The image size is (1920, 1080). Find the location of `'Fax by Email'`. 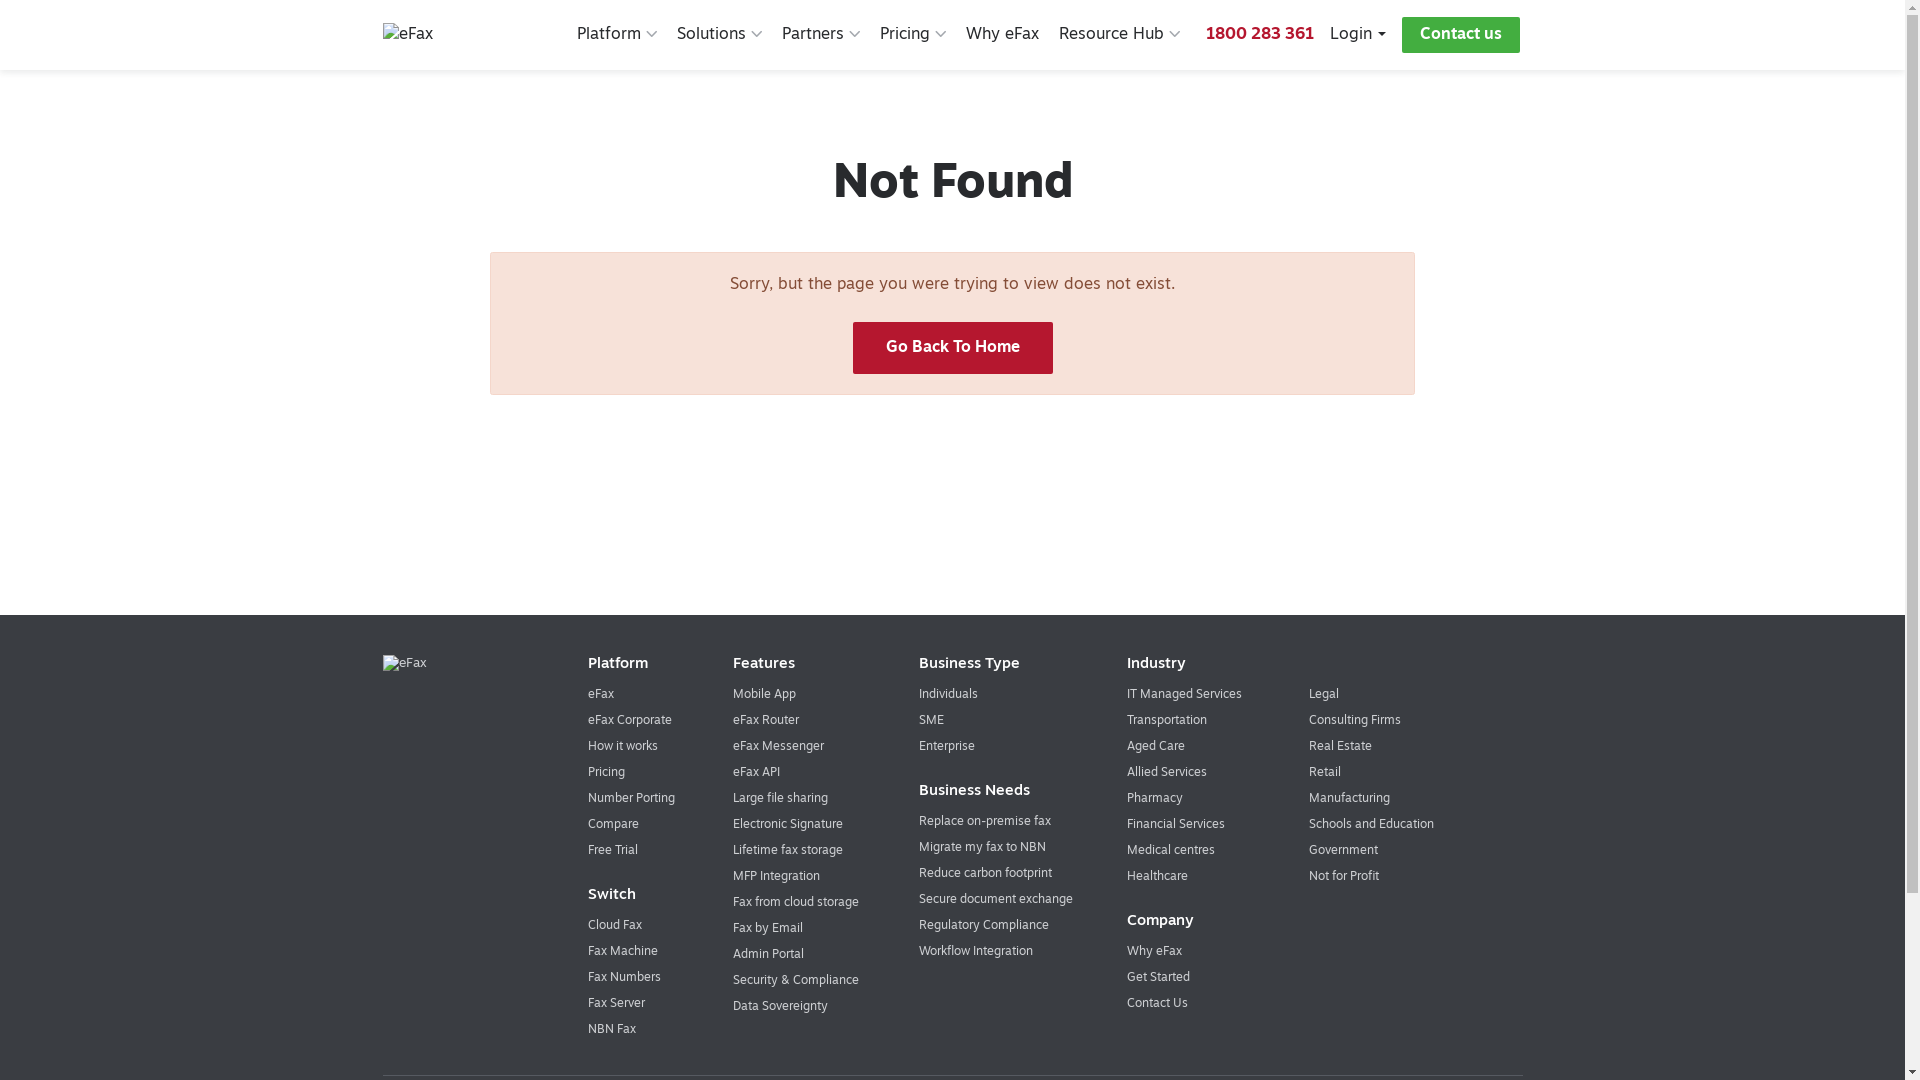

'Fax by Email' is located at coordinates (767, 929).